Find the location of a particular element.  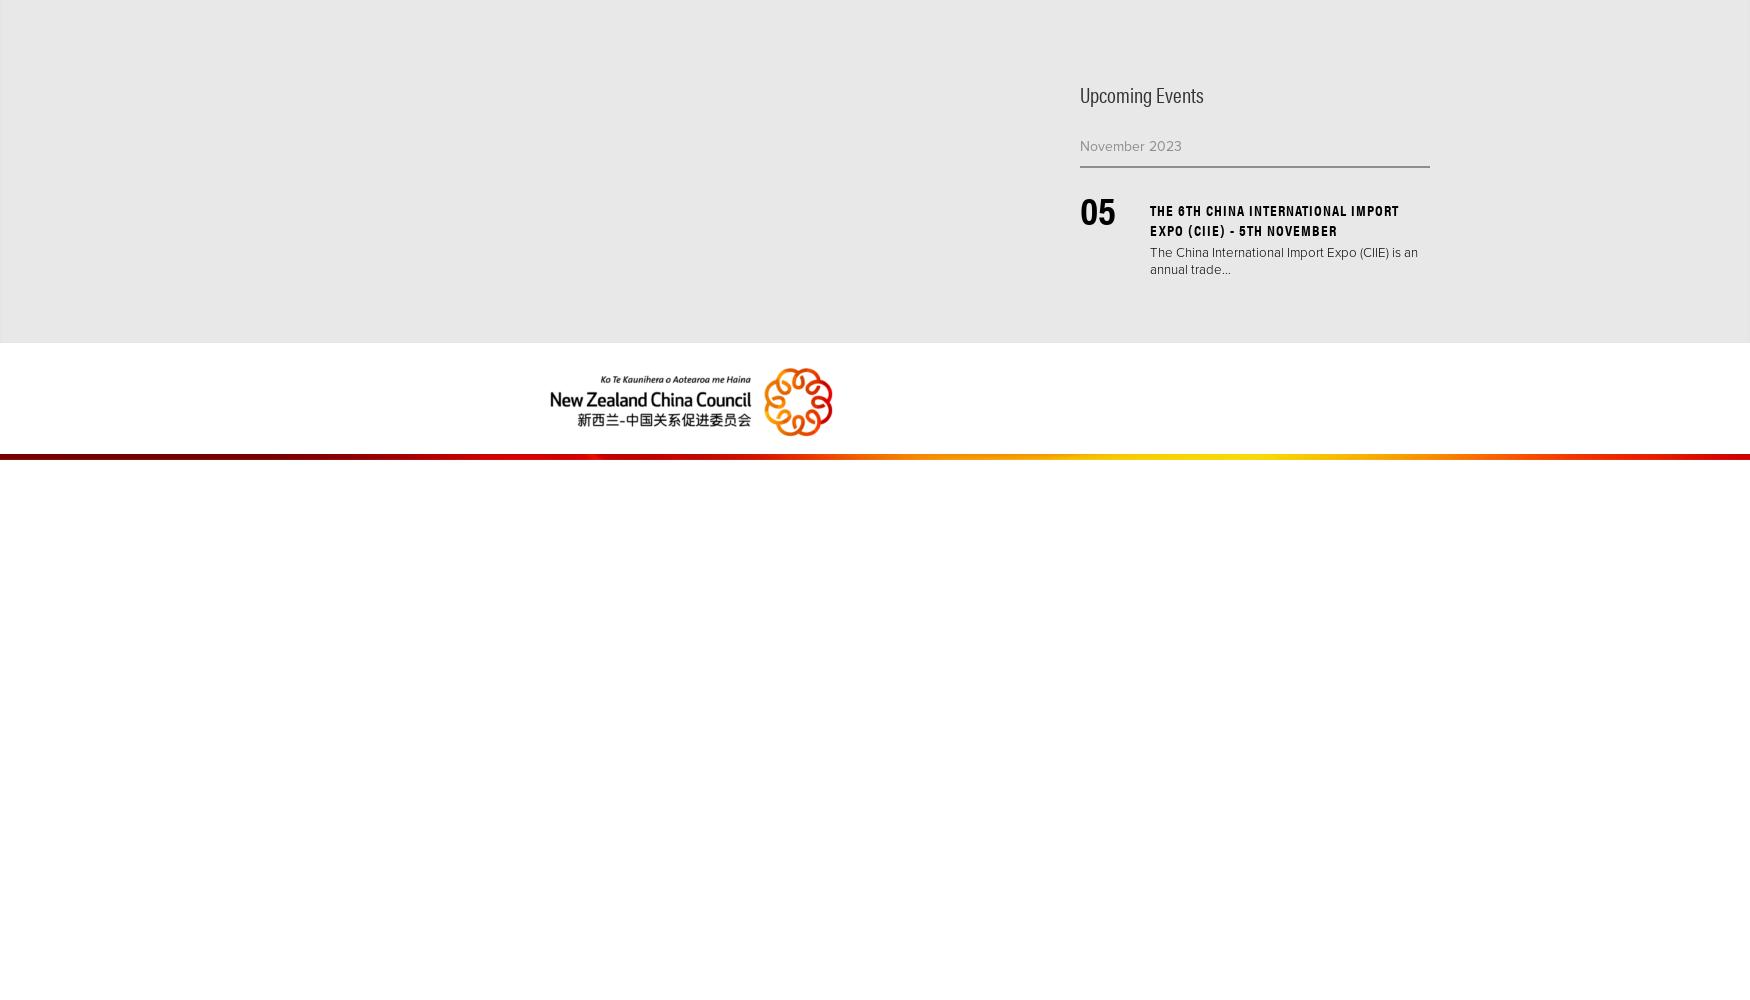

'The China International Import Expo (CIIE) is an annual trade…' is located at coordinates (1282, 261).